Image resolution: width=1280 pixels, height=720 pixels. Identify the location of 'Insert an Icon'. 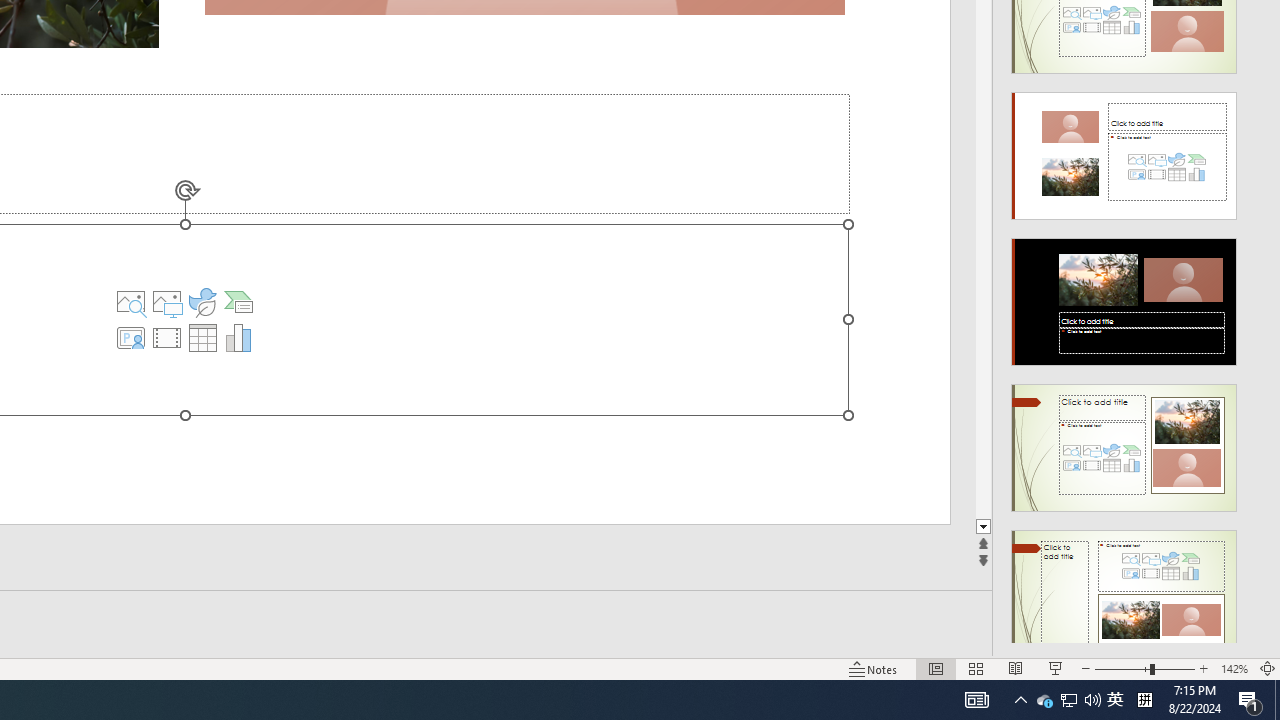
(202, 302).